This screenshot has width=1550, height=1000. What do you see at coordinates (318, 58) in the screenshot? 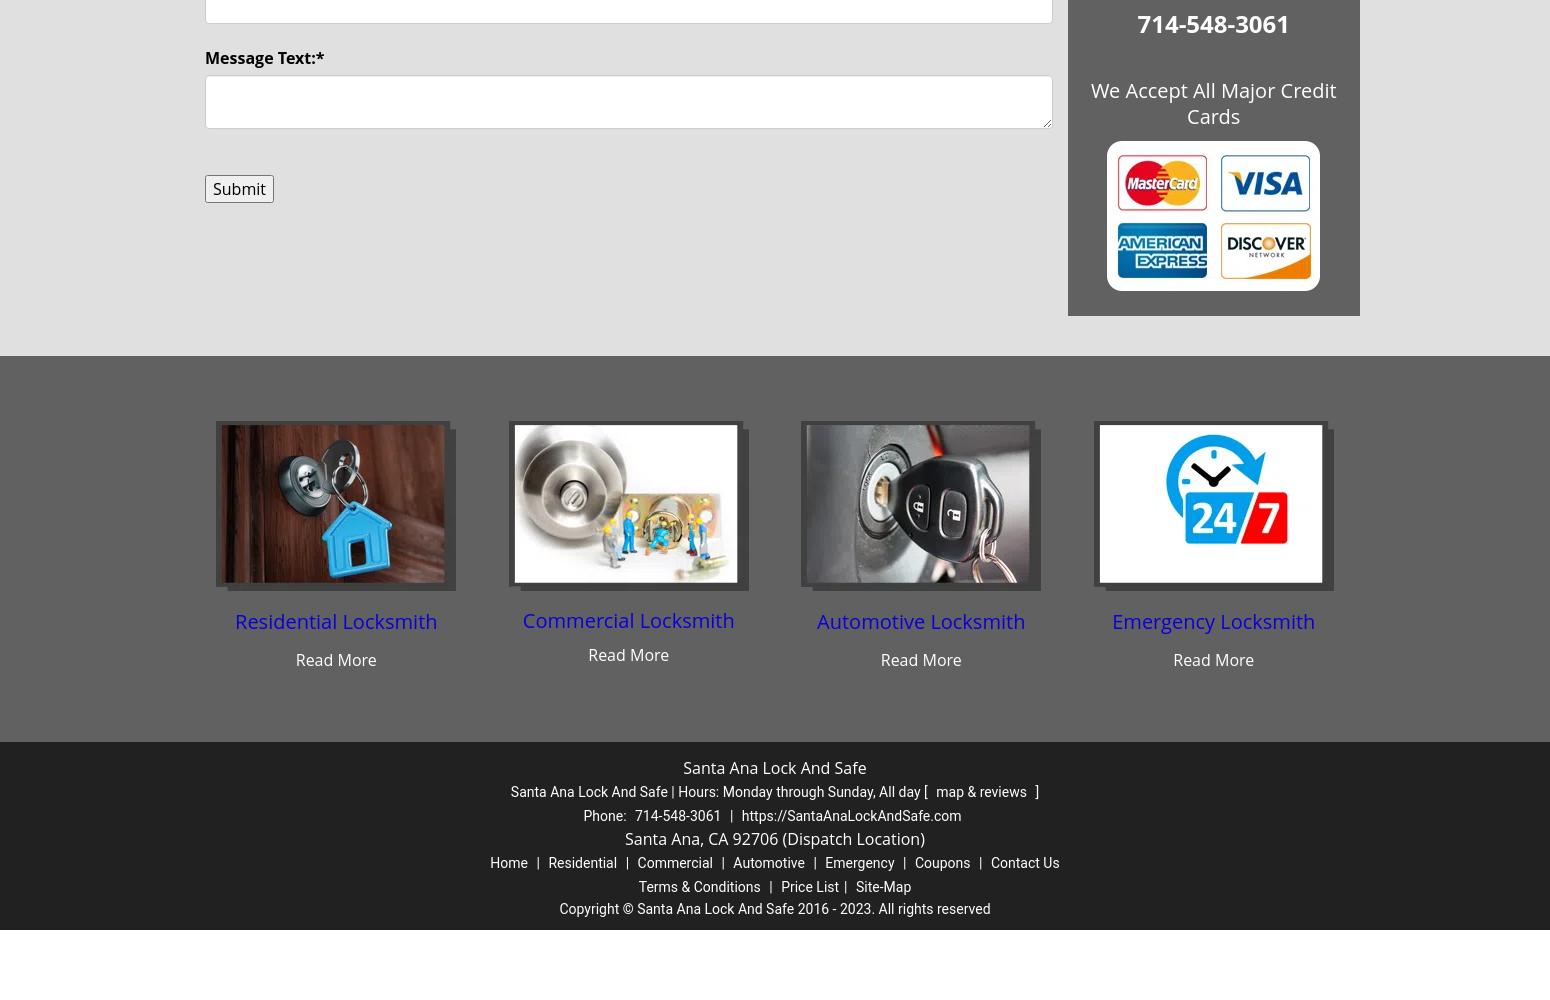
I see `'*'` at bounding box center [318, 58].